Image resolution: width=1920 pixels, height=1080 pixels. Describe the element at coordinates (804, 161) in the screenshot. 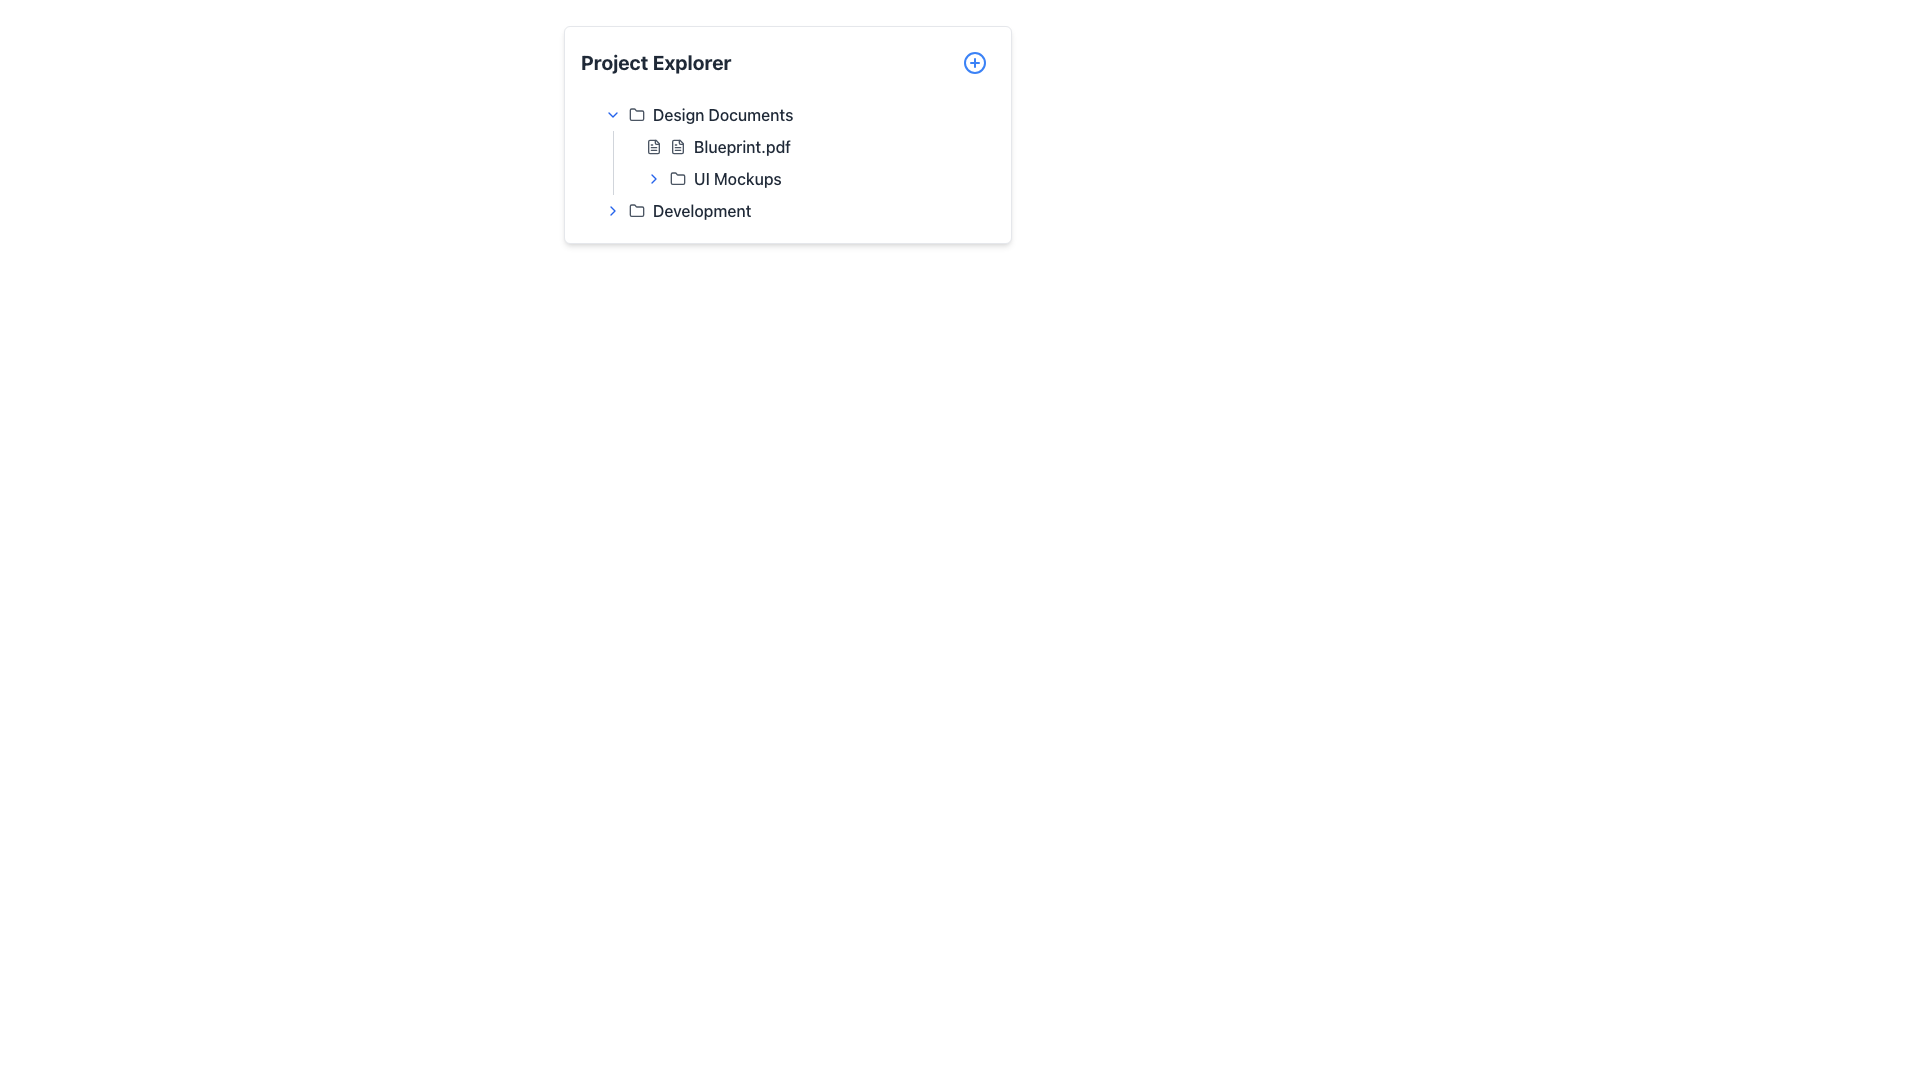

I see `the 'UI Mockups' folder within the 'Design Documents' section of the Project Explorer` at that location.